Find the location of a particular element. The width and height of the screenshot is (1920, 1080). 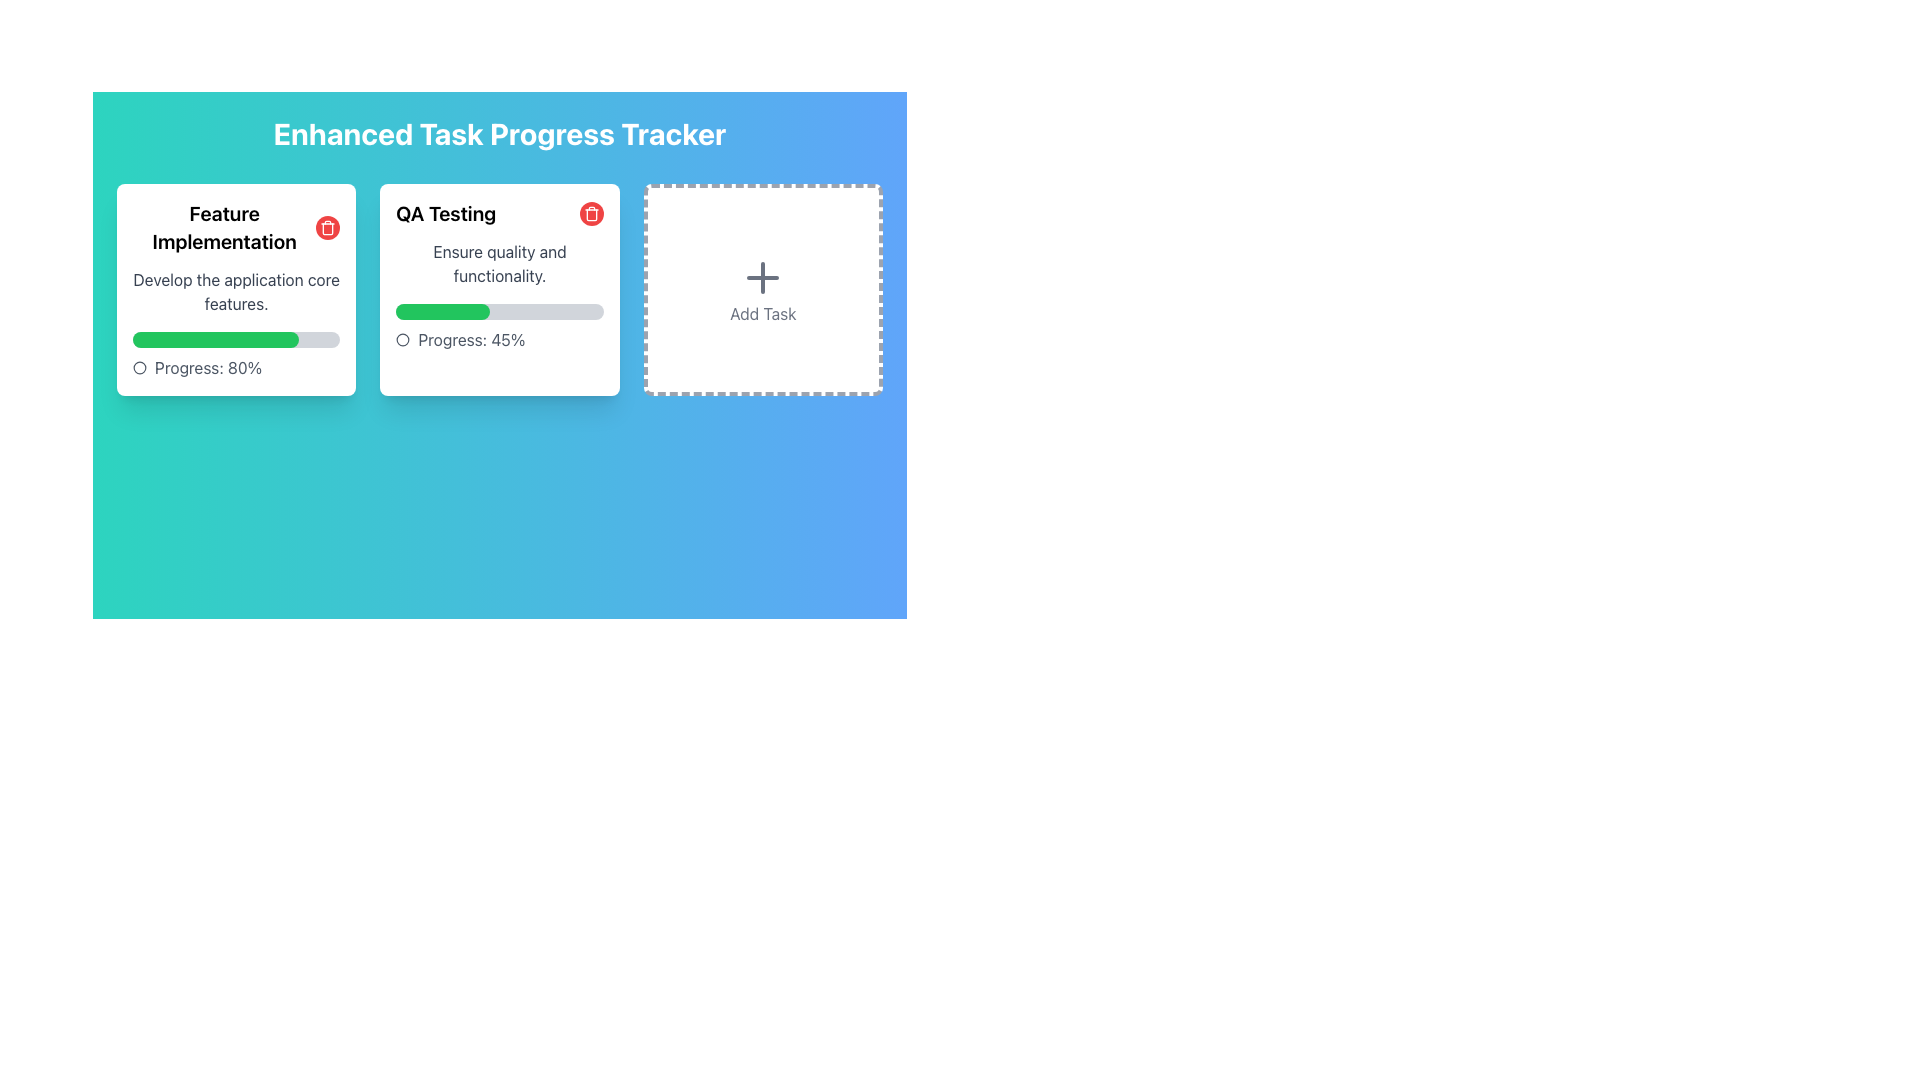

main title text of the interface, which is centered at the top of the page and serves as the application name for the task progress tracker is located at coordinates (499, 134).